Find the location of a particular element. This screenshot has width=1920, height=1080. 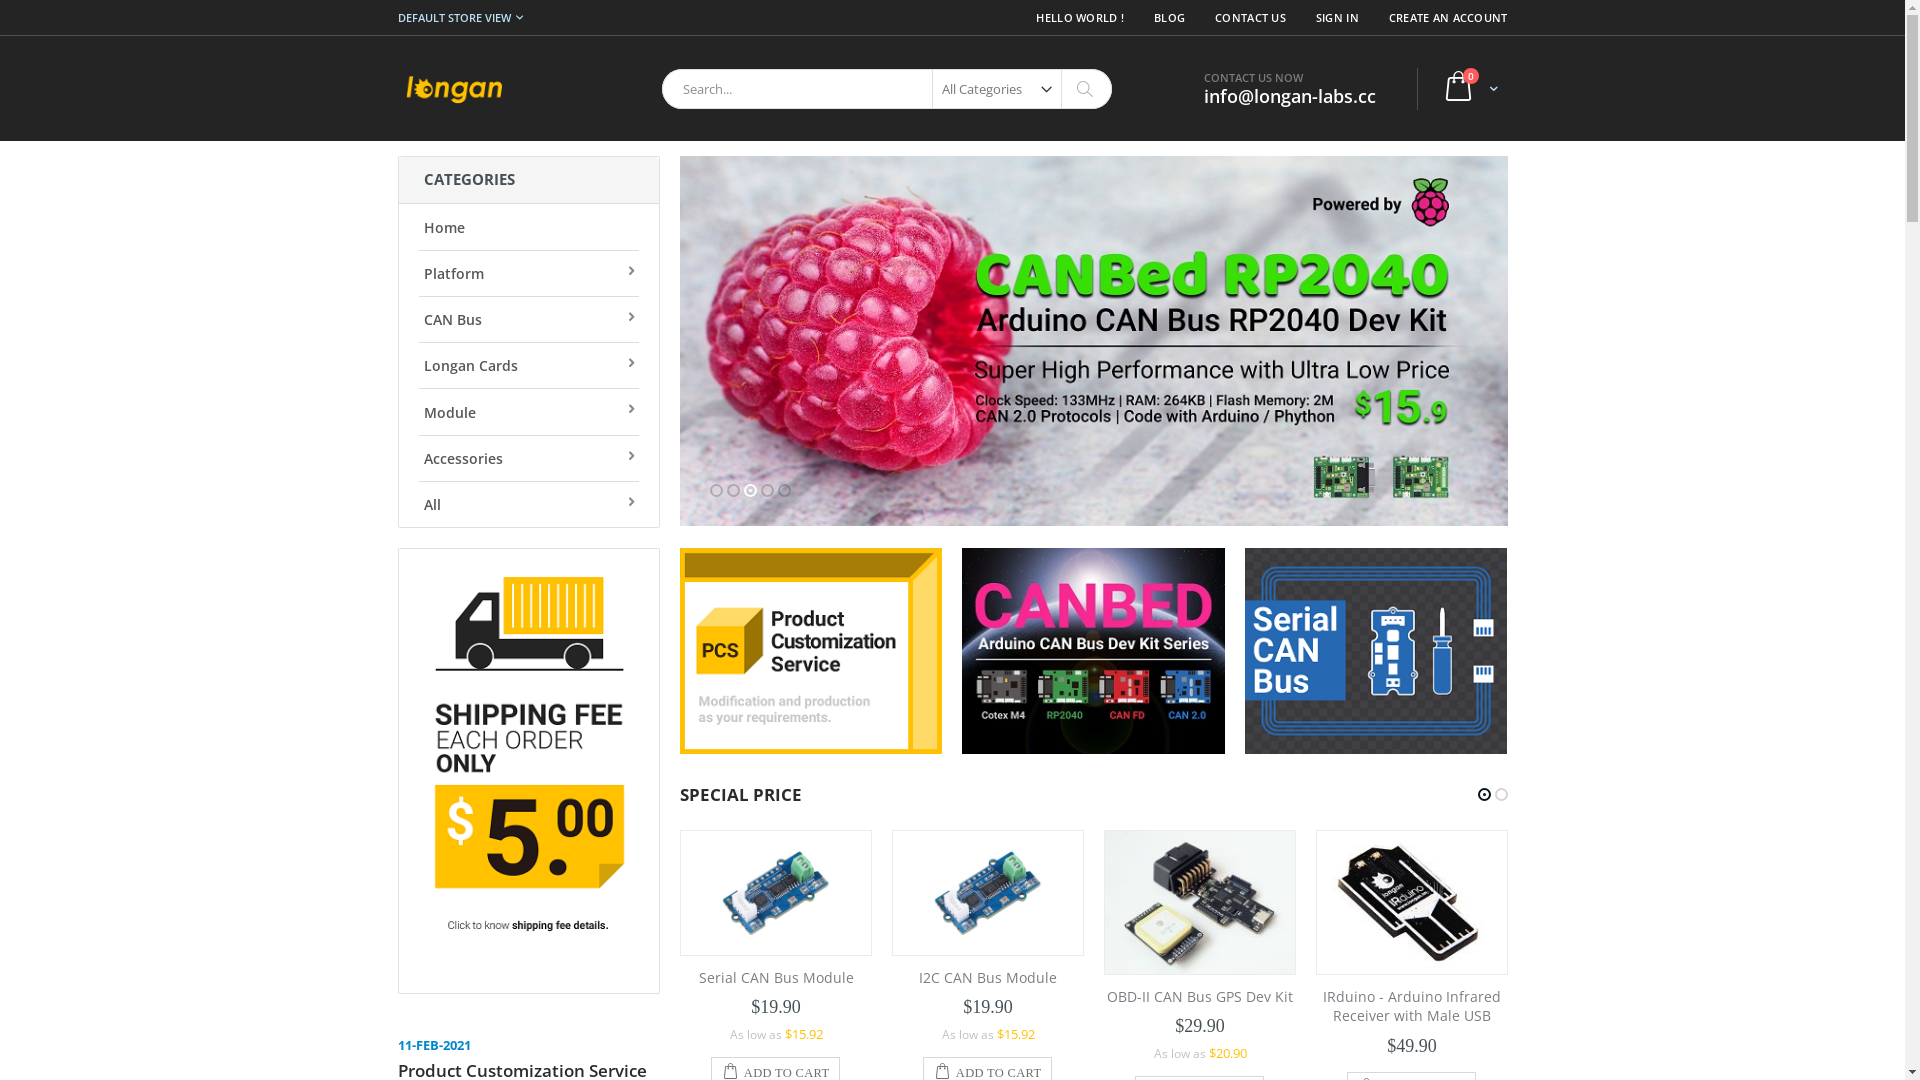

'CONTACT US' is located at coordinates (1249, 17).